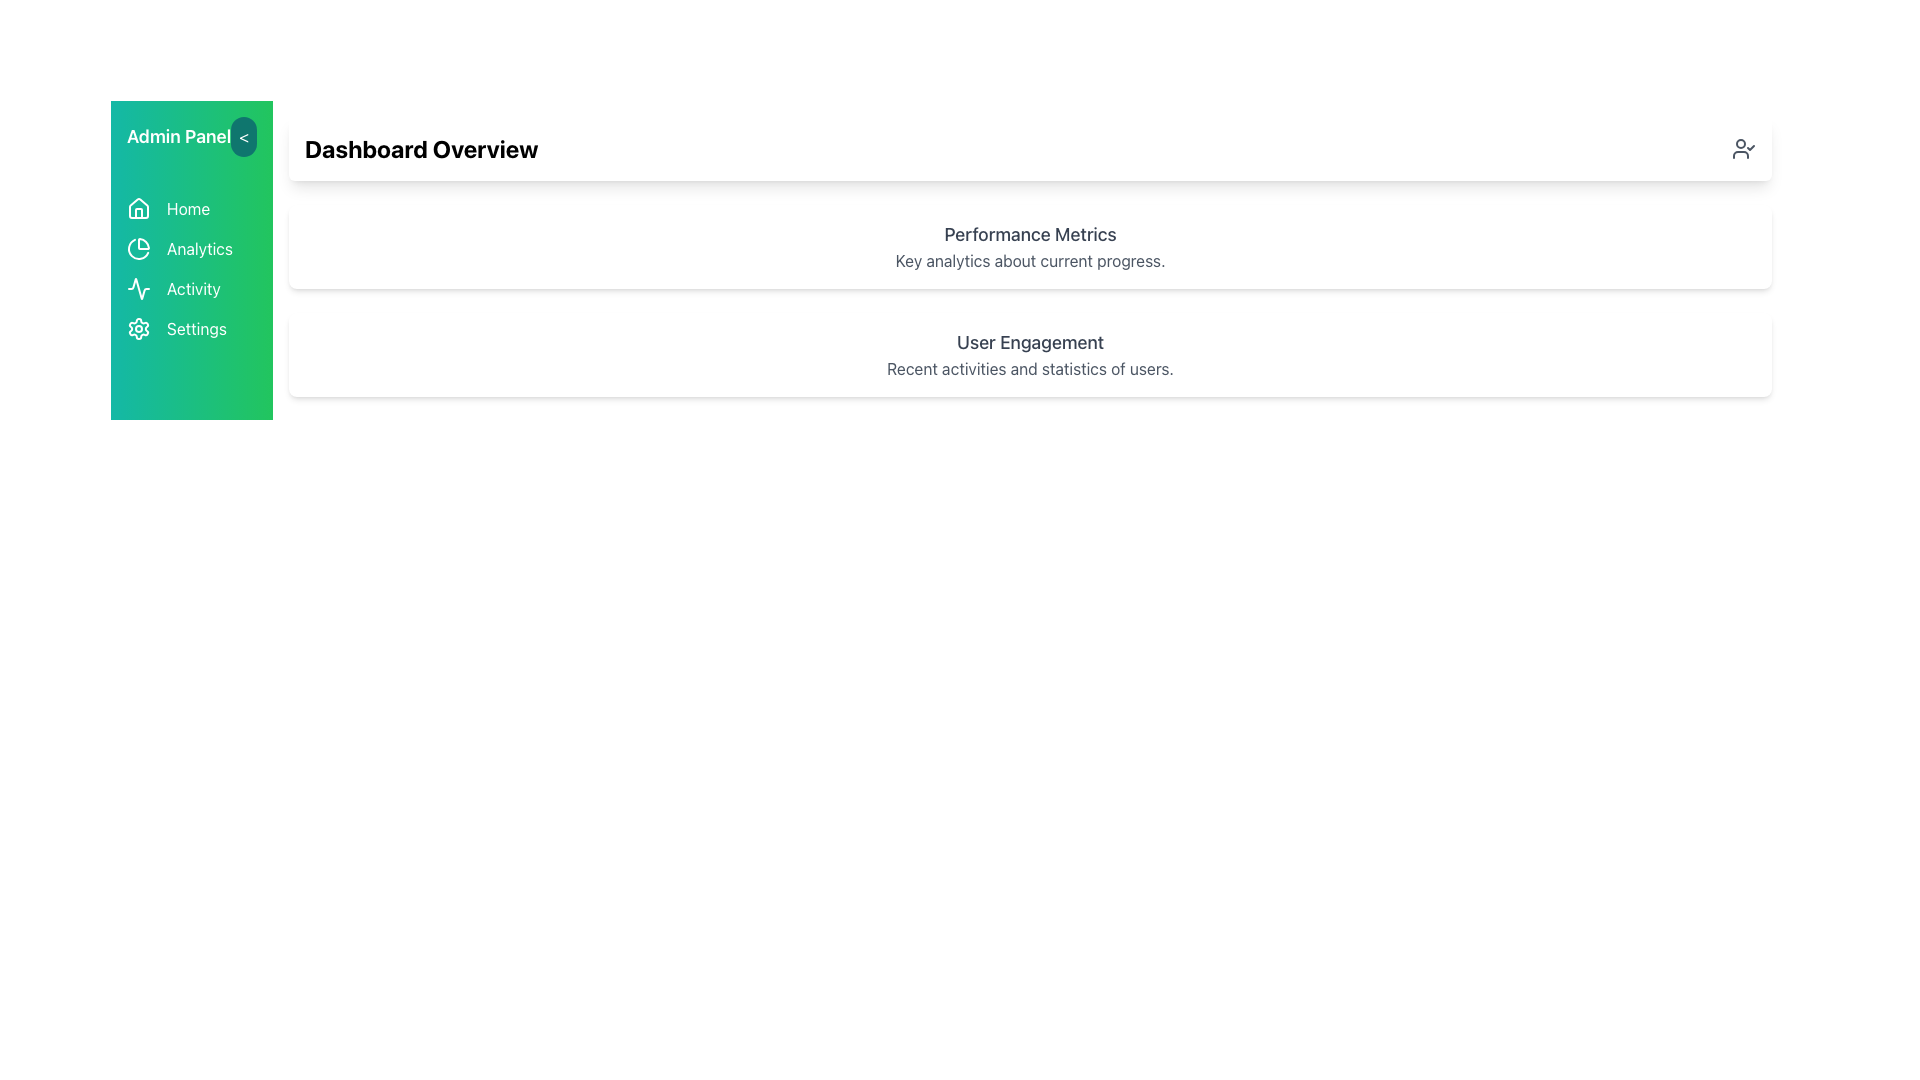 The height and width of the screenshot is (1080, 1920). I want to click on the 'Admin Panel' label located in the upper-left corner of the side navigation bar, so click(179, 136).